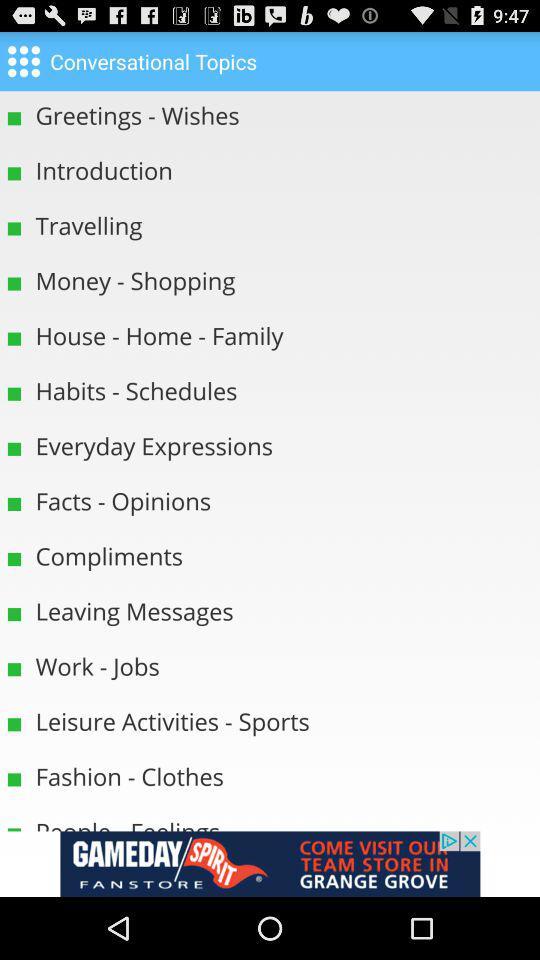  Describe the element at coordinates (22, 65) in the screenshot. I see `the dialpad icon` at that location.